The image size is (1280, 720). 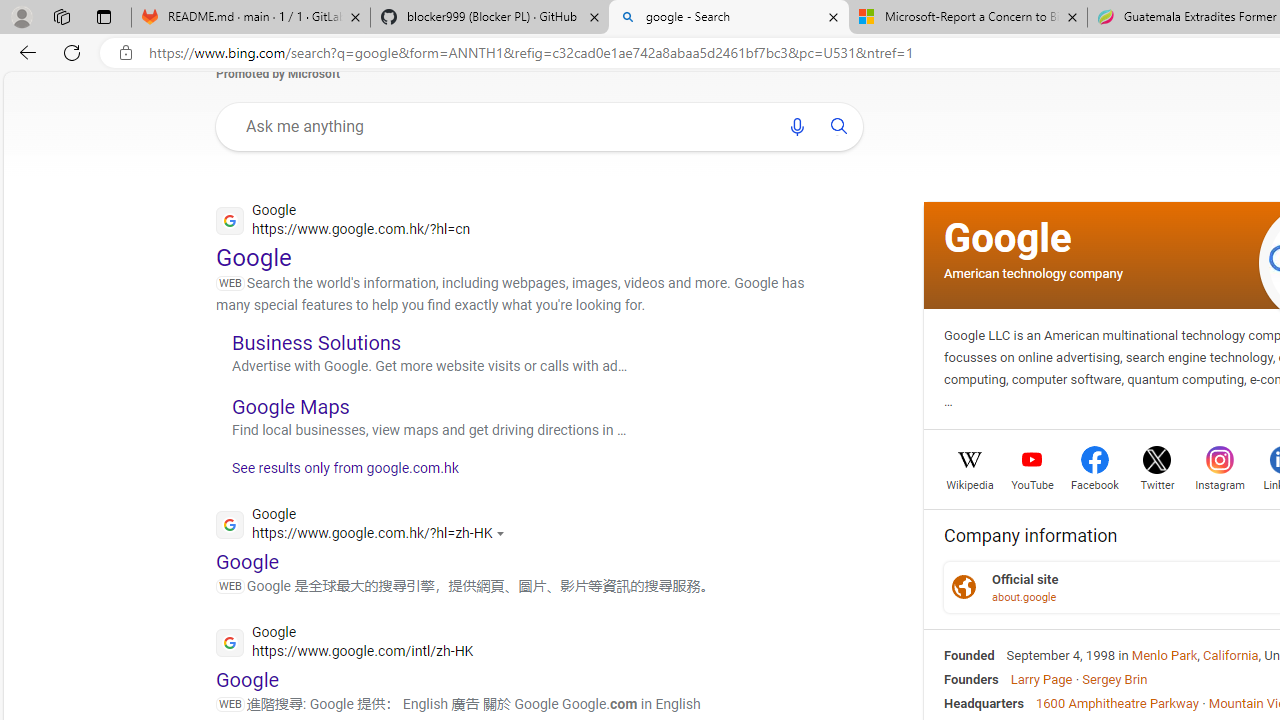 I want to click on 'Headquarters', so click(x=984, y=702).